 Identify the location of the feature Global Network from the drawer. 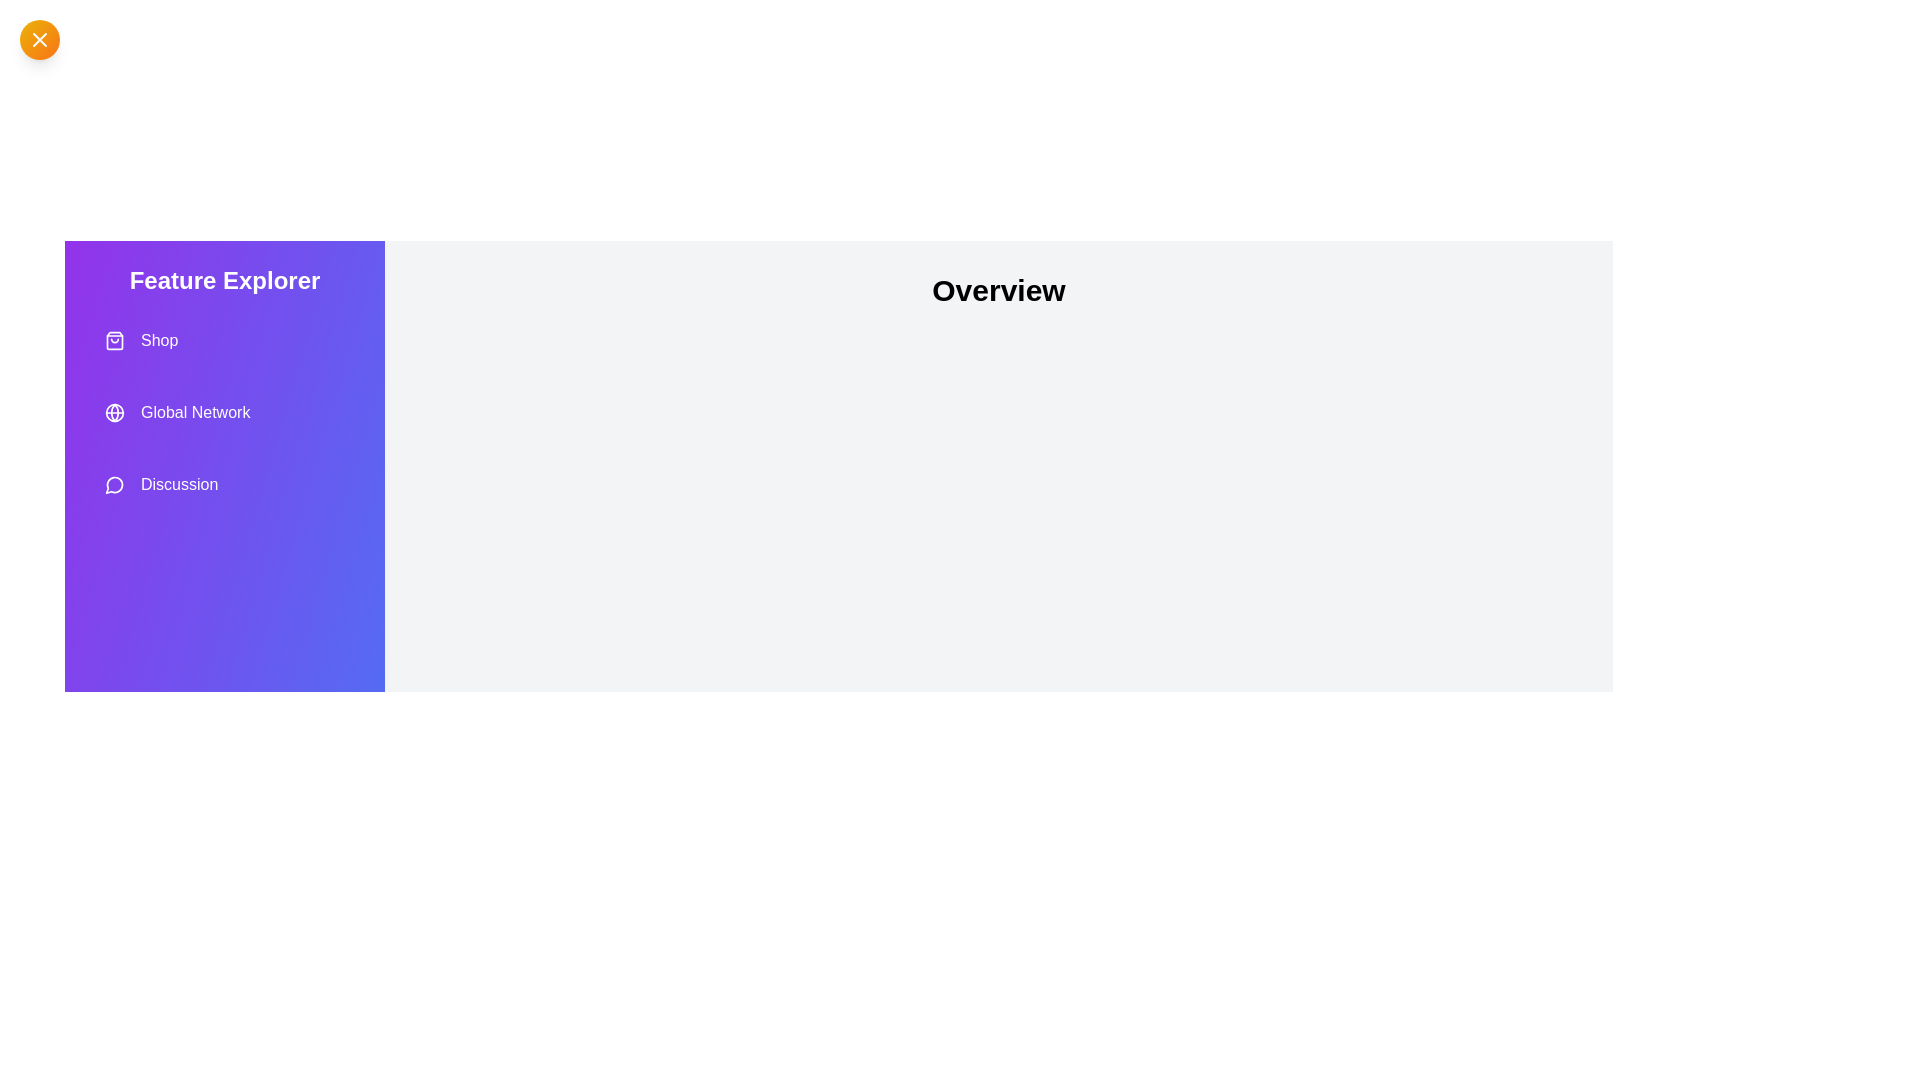
(225, 411).